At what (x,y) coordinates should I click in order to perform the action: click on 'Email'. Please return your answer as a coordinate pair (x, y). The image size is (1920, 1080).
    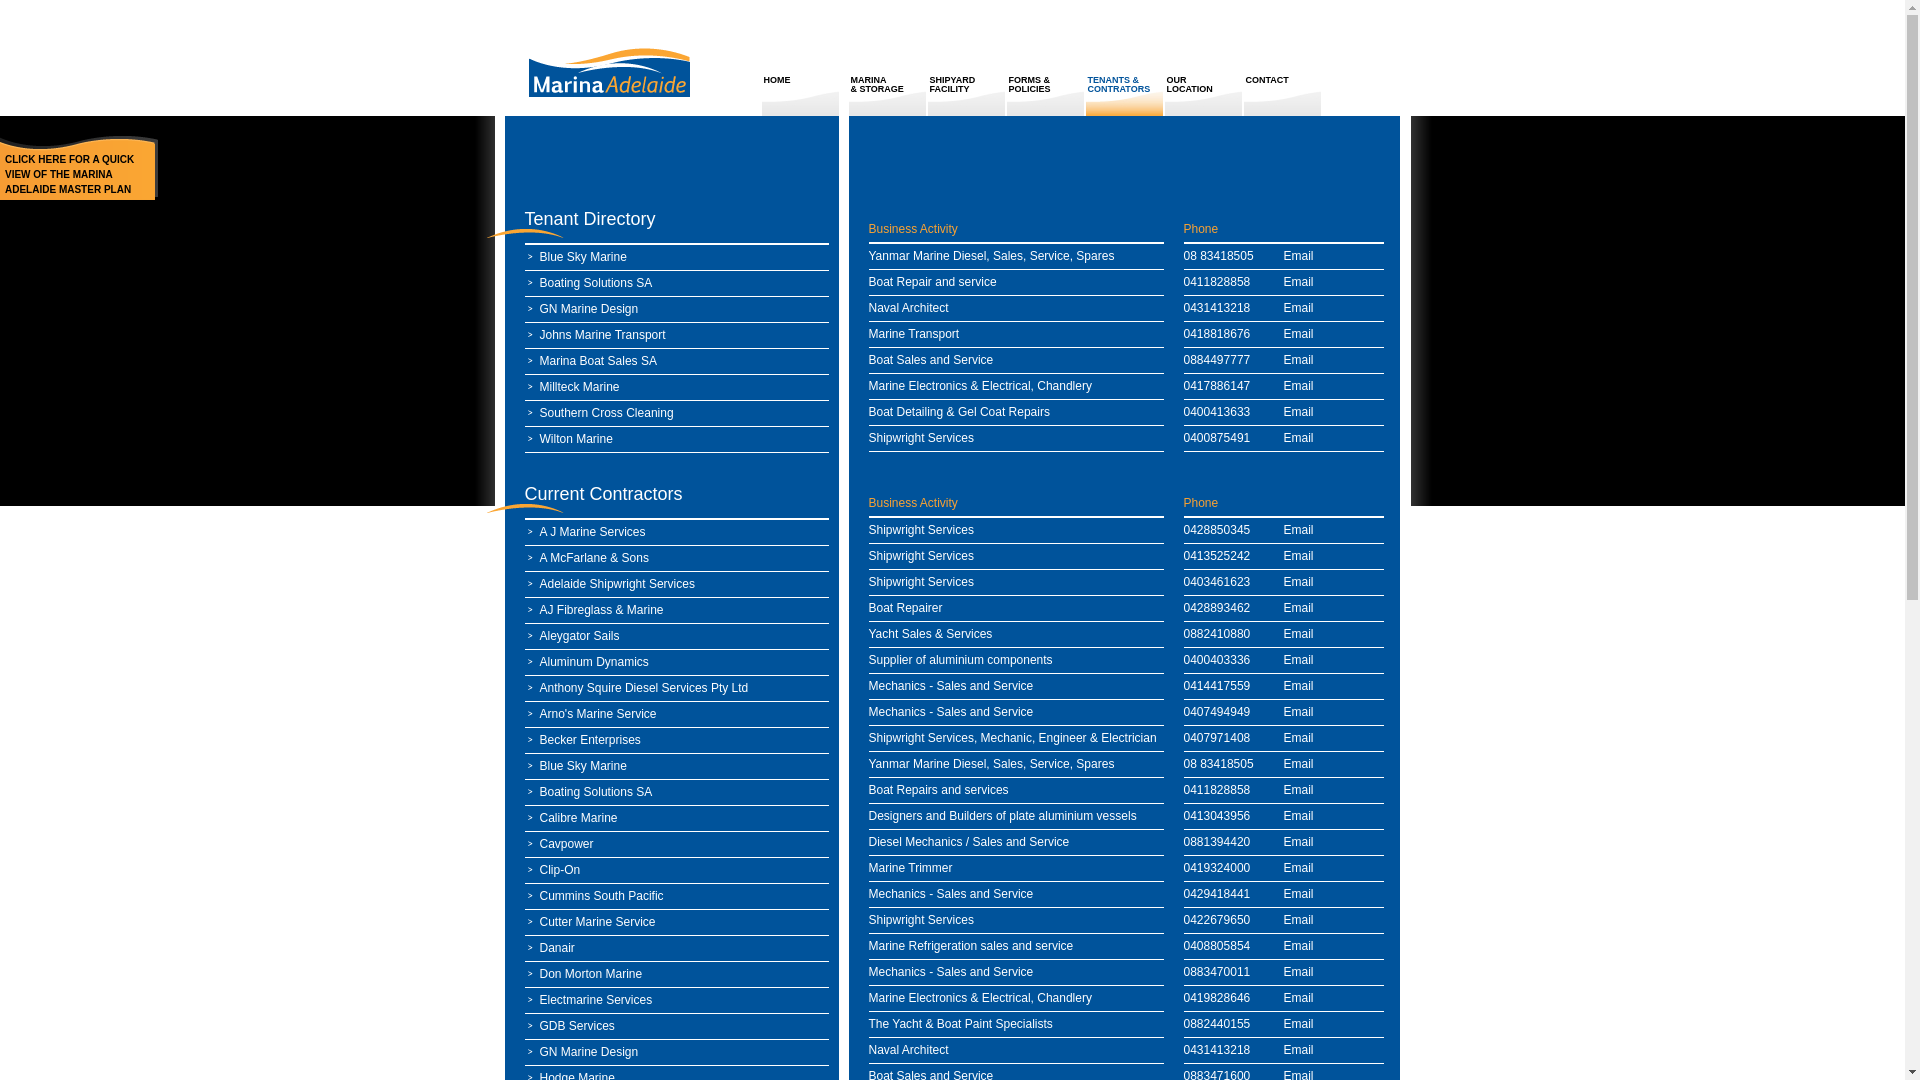
    Looking at the image, I should click on (1299, 254).